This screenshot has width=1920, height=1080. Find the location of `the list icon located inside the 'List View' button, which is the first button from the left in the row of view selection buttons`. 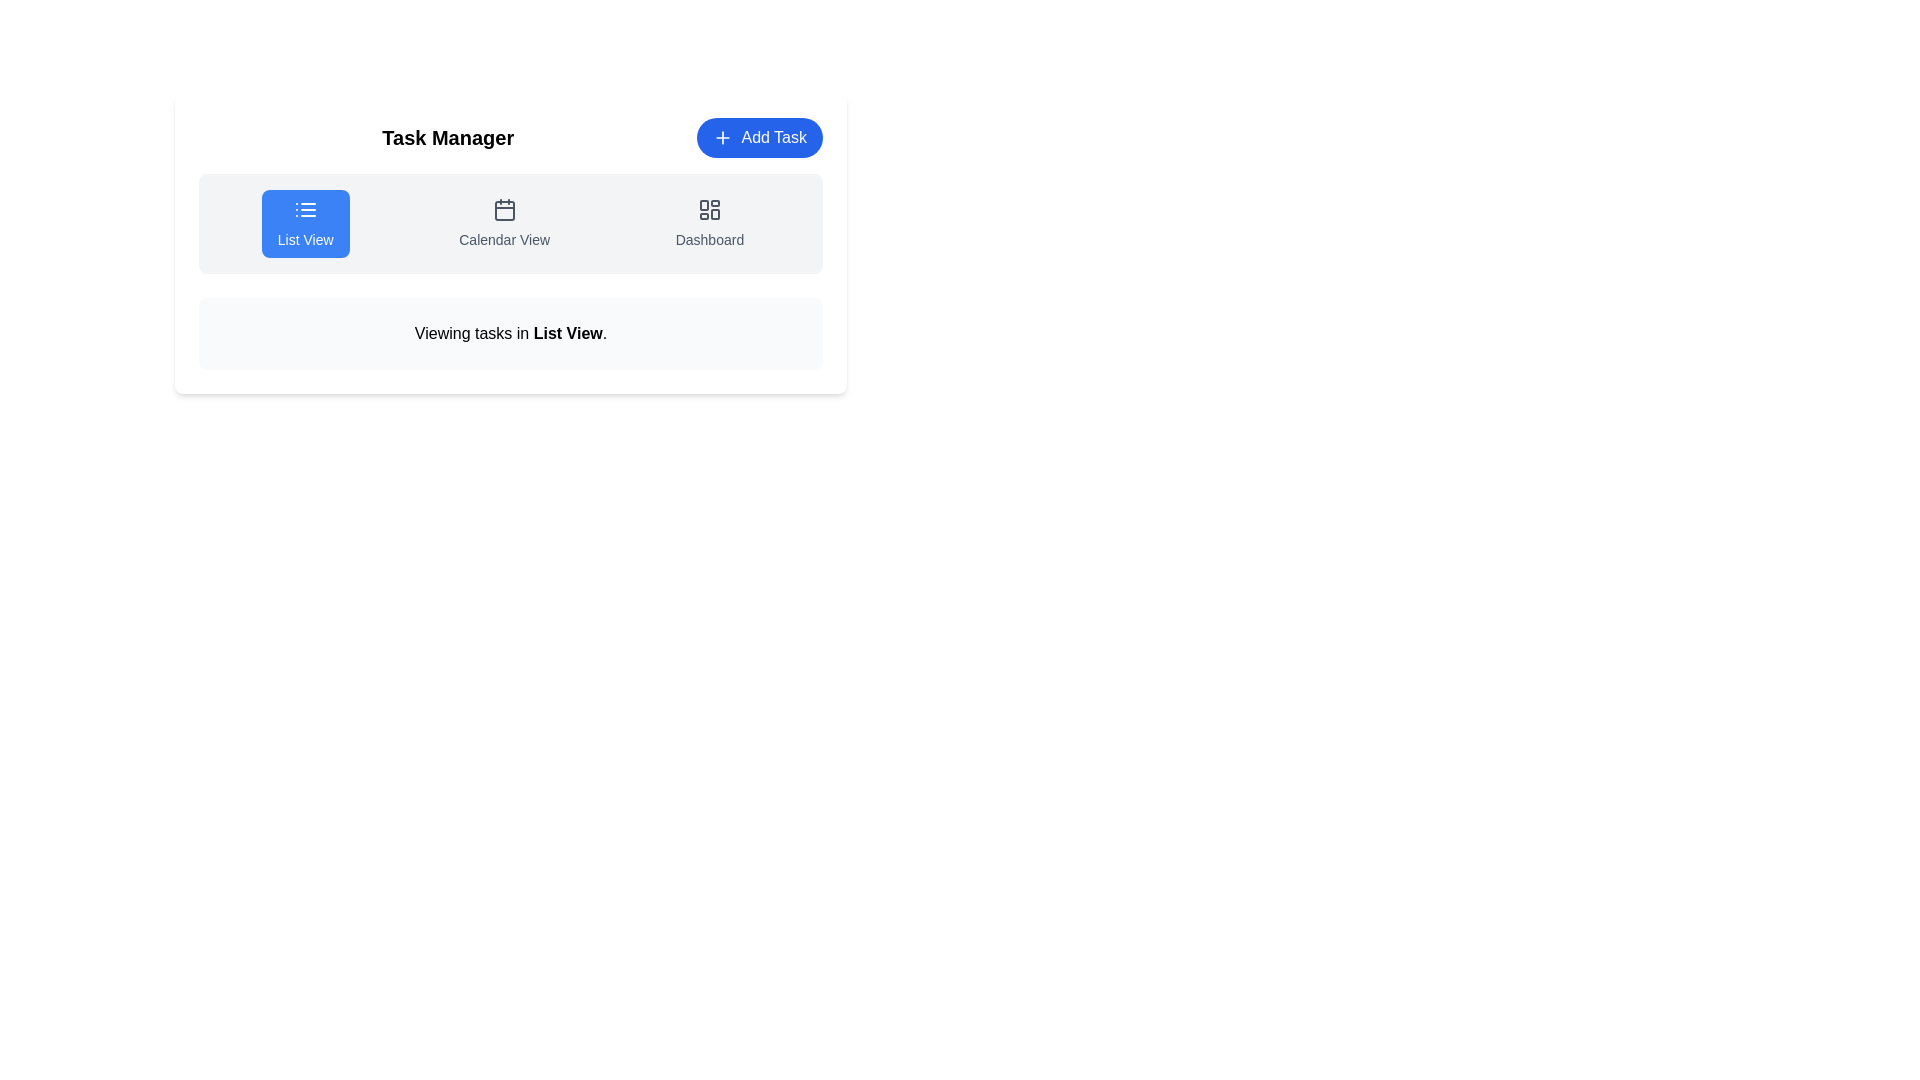

the list icon located inside the 'List View' button, which is the first button from the left in the row of view selection buttons is located at coordinates (304, 209).